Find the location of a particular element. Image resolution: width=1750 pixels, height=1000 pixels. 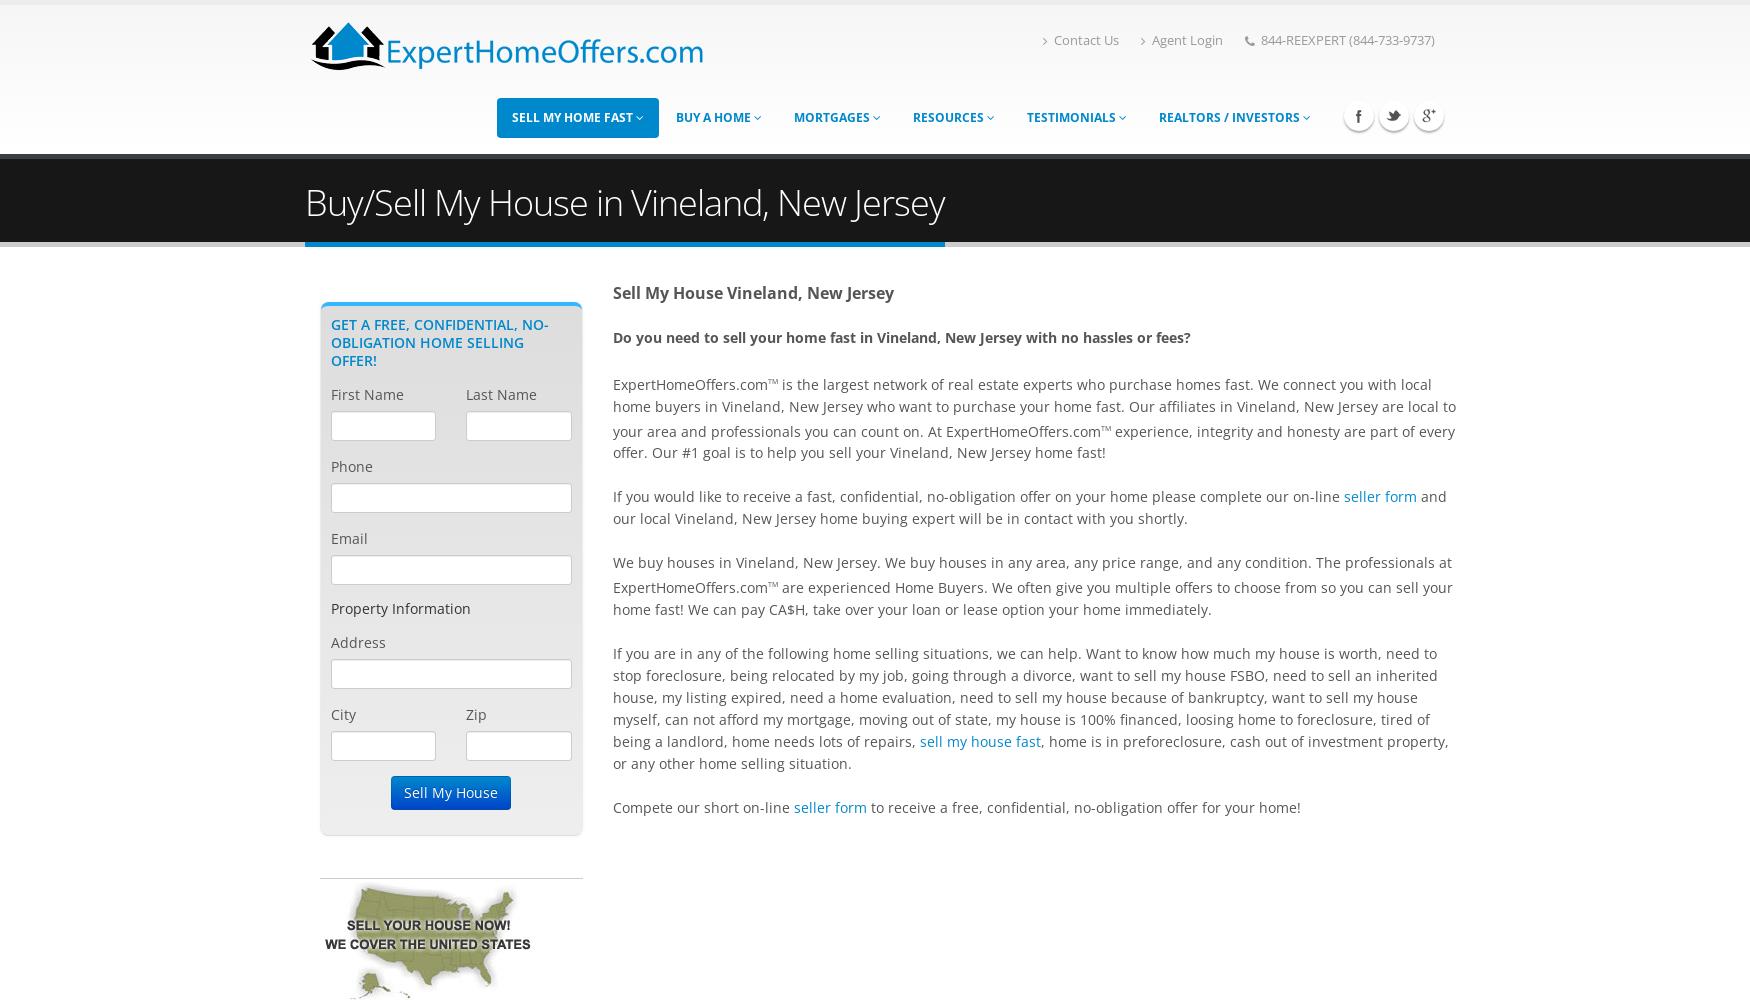

'We buy houses in
	Vineland, New Jersey. We buy houses in any
	area, any price range, and any condition. The professionals at ExpertHomeOffers.com' is located at coordinates (611, 573).